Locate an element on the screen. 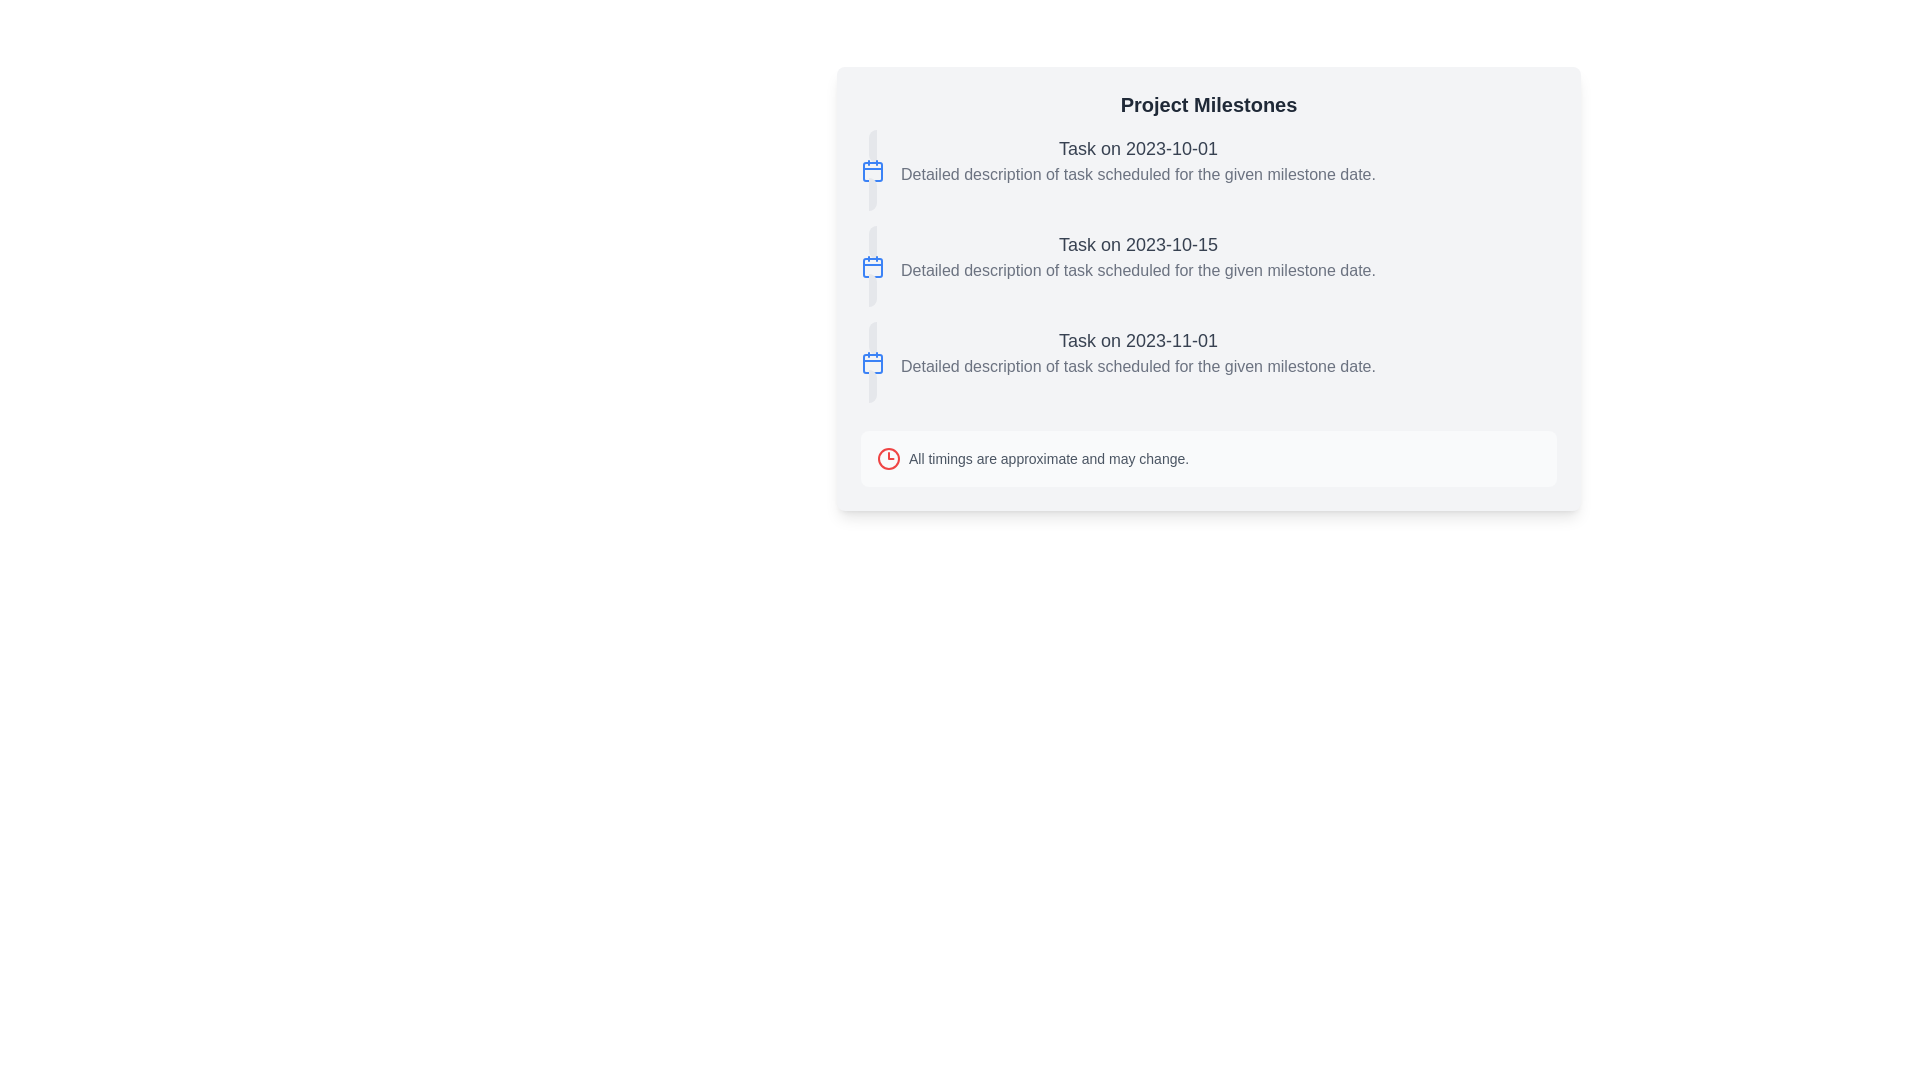 Image resolution: width=1920 pixels, height=1080 pixels. the 'Project Milestones' text header, which is styled with a large and bold font and positioned at the top of a light gray background card is located at coordinates (1208, 104).